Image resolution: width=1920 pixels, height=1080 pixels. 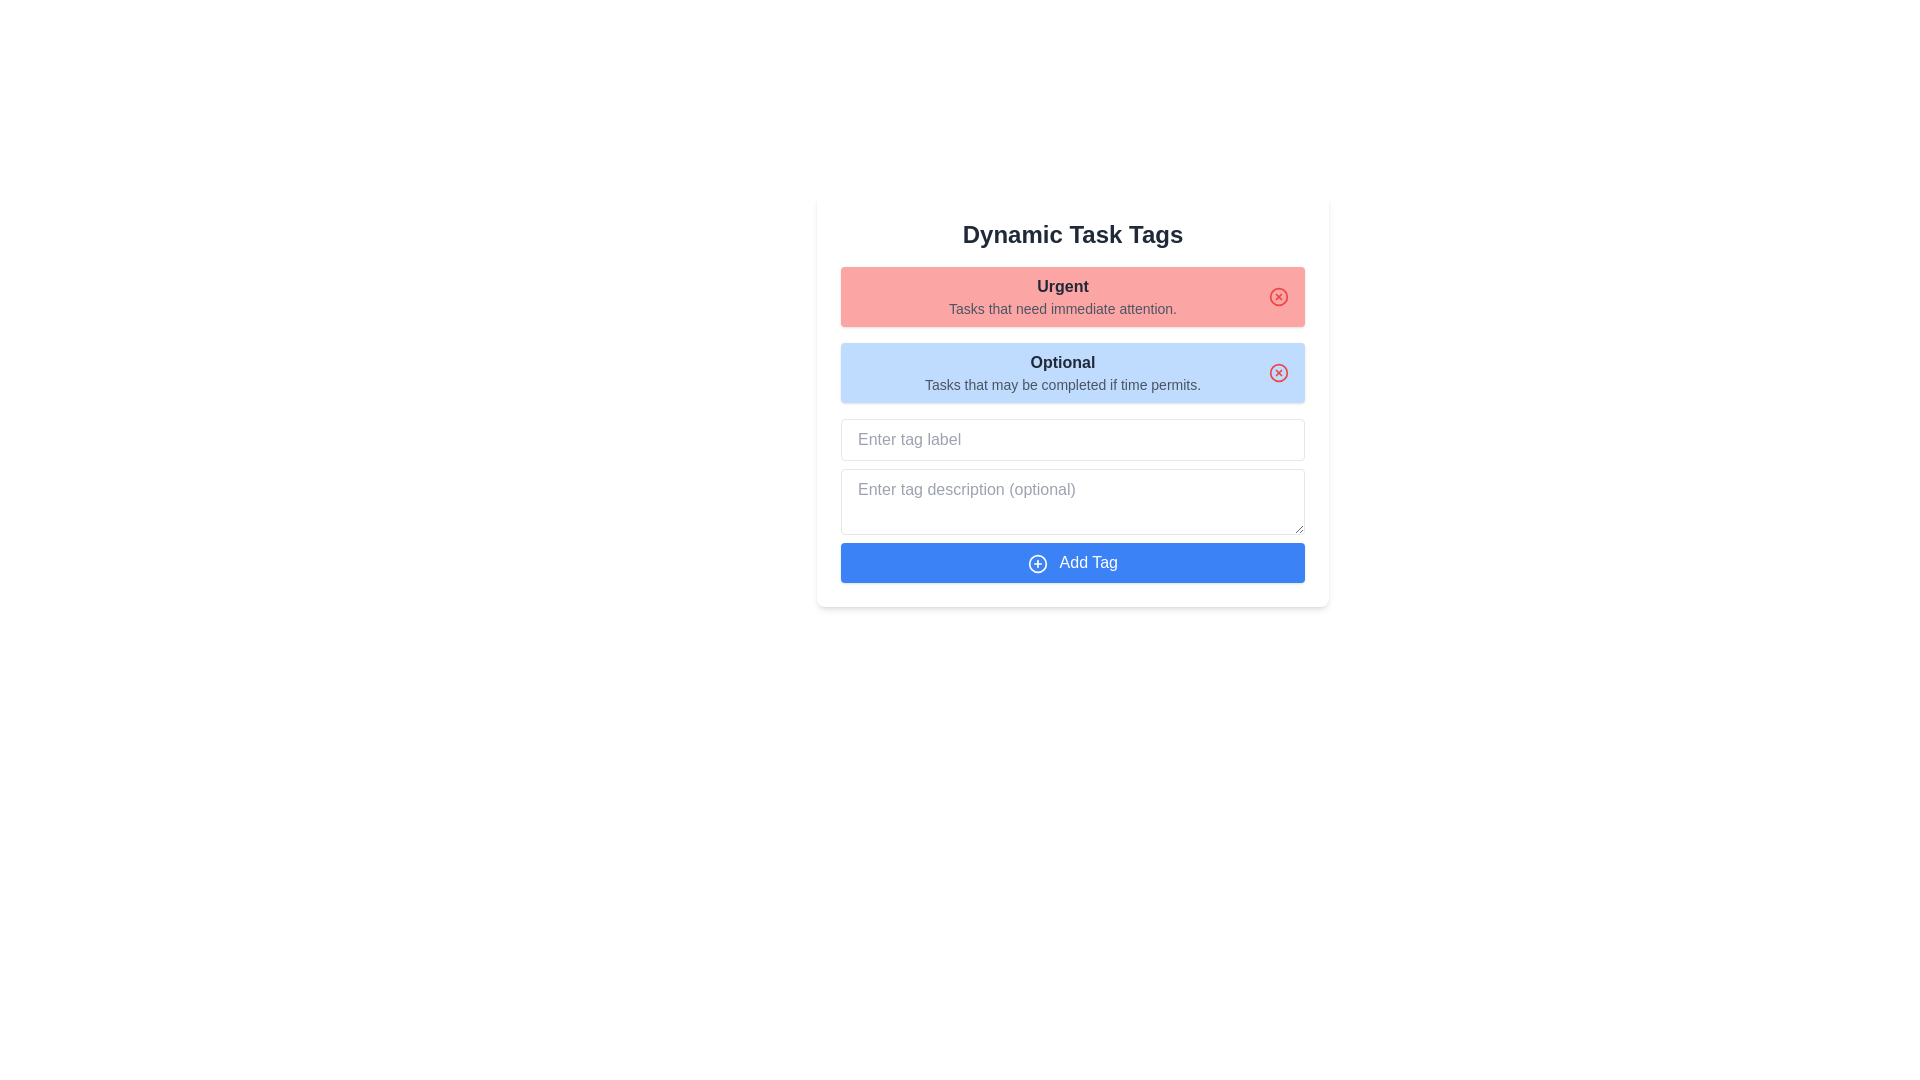 I want to click on the dismiss button located at the right end of the red bar labeled 'Urgent Tasks that need immediate attention', so click(x=1277, y=297).